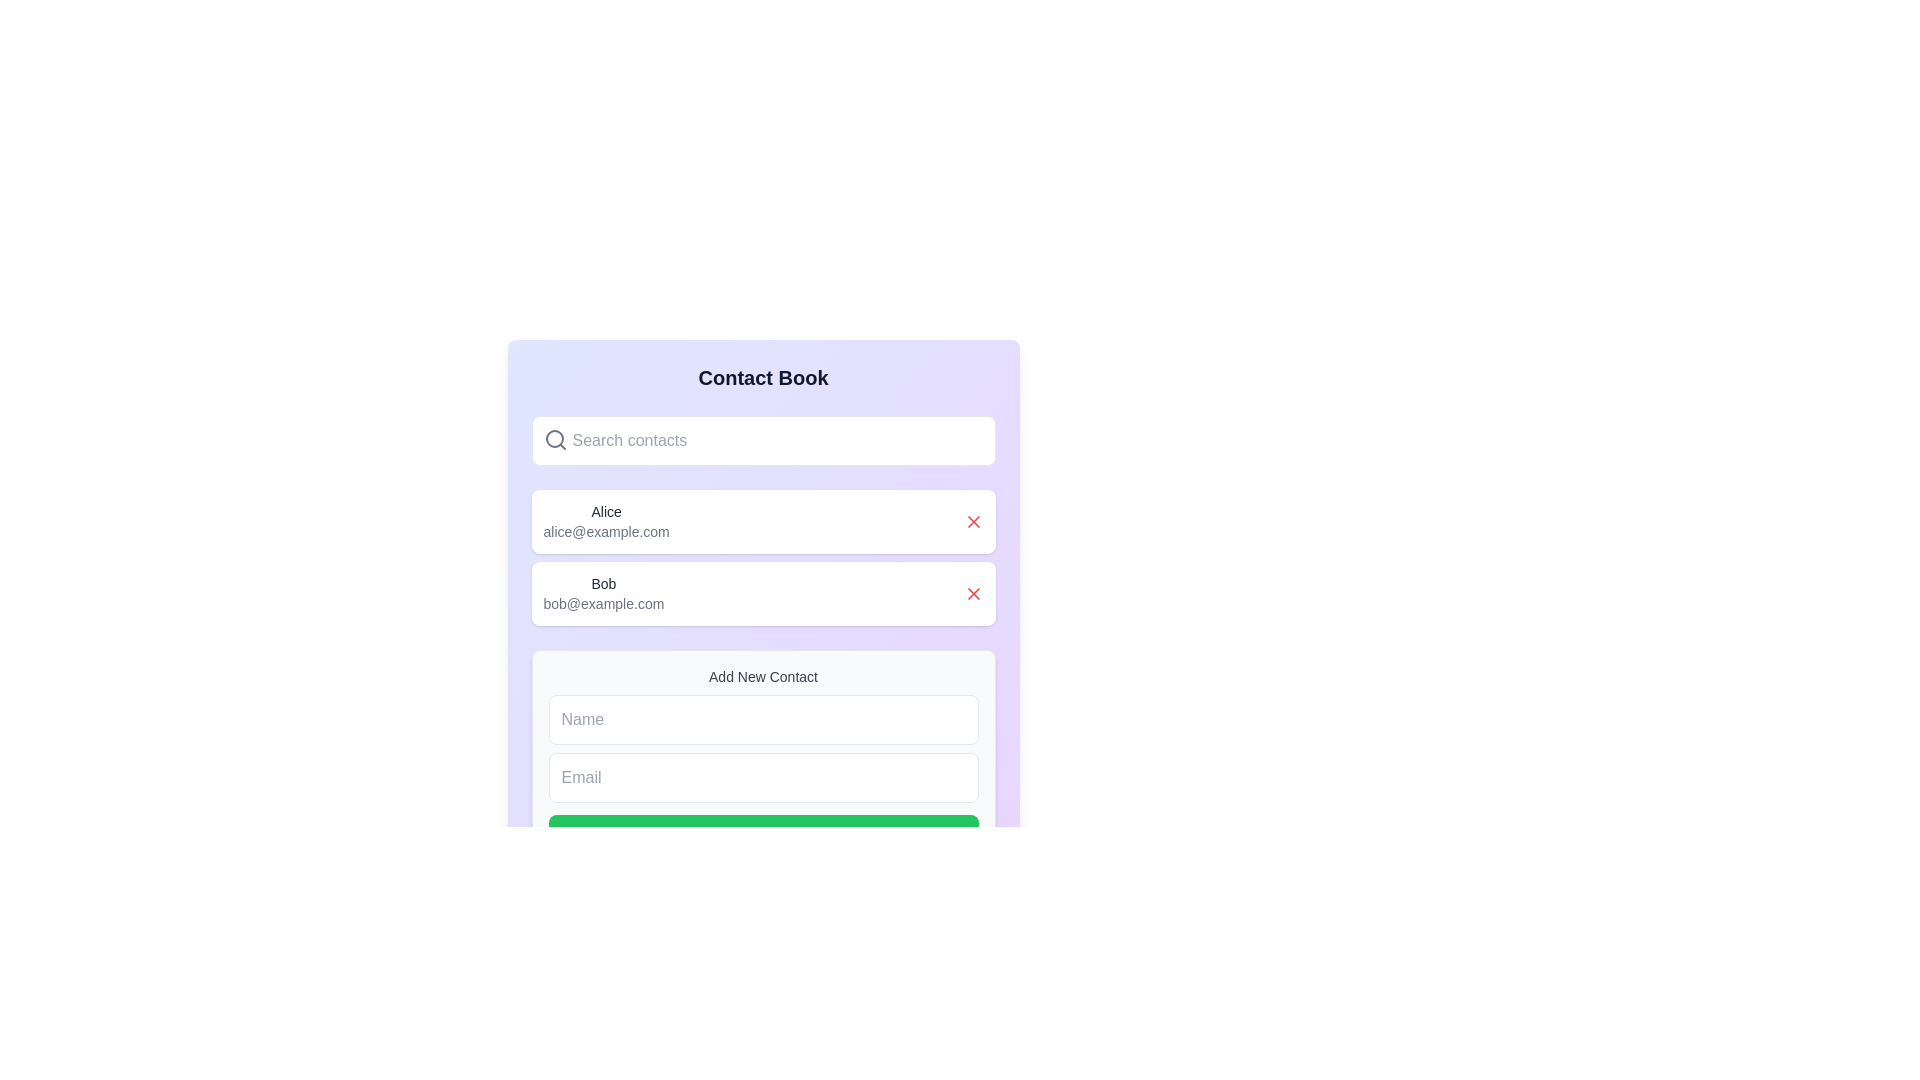  Describe the element at coordinates (555, 438) in the screenshot. I see `the search icon represented by a magnifying glass, located to the left of the input field with the placeholder text 'Search contacts' under the heading 'Contact Book'` at that location.